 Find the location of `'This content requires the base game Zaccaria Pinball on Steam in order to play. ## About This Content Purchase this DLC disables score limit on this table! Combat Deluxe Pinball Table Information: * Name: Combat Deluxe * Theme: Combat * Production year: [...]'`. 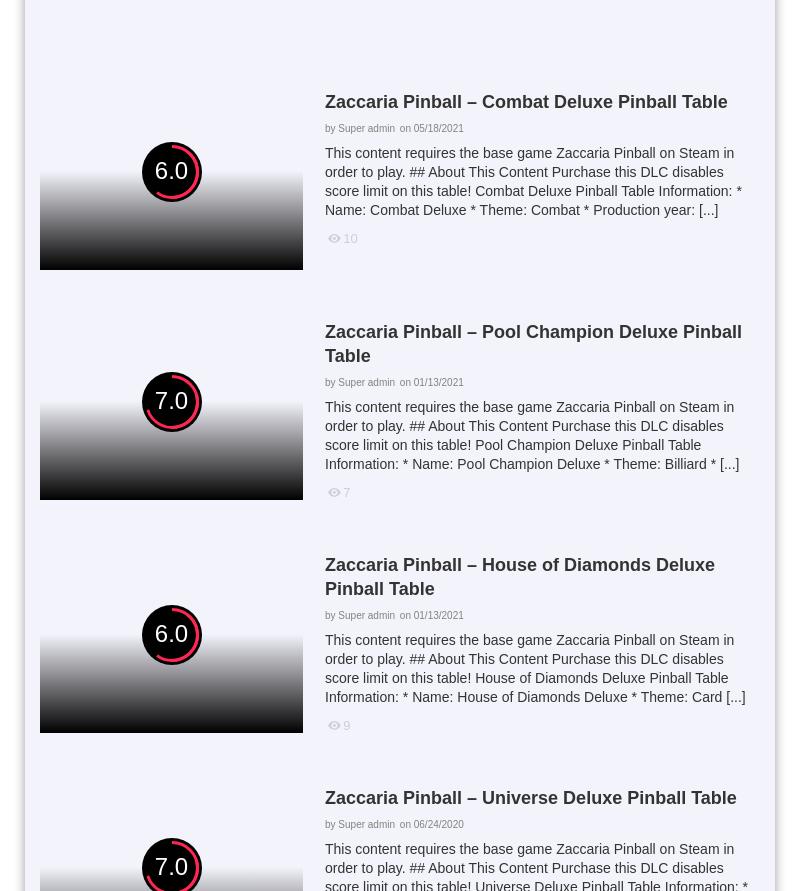

'This content requires the base game Zaccaria Pinball on Steam in order to play. ## About This Content Purchase this DLC disables score limit on this table! Combat Deluxe Pinball Table Information: * Name: Combat Deluxe * Theme: Combat * Production year: [...]' is located at coordinates (323, 181).